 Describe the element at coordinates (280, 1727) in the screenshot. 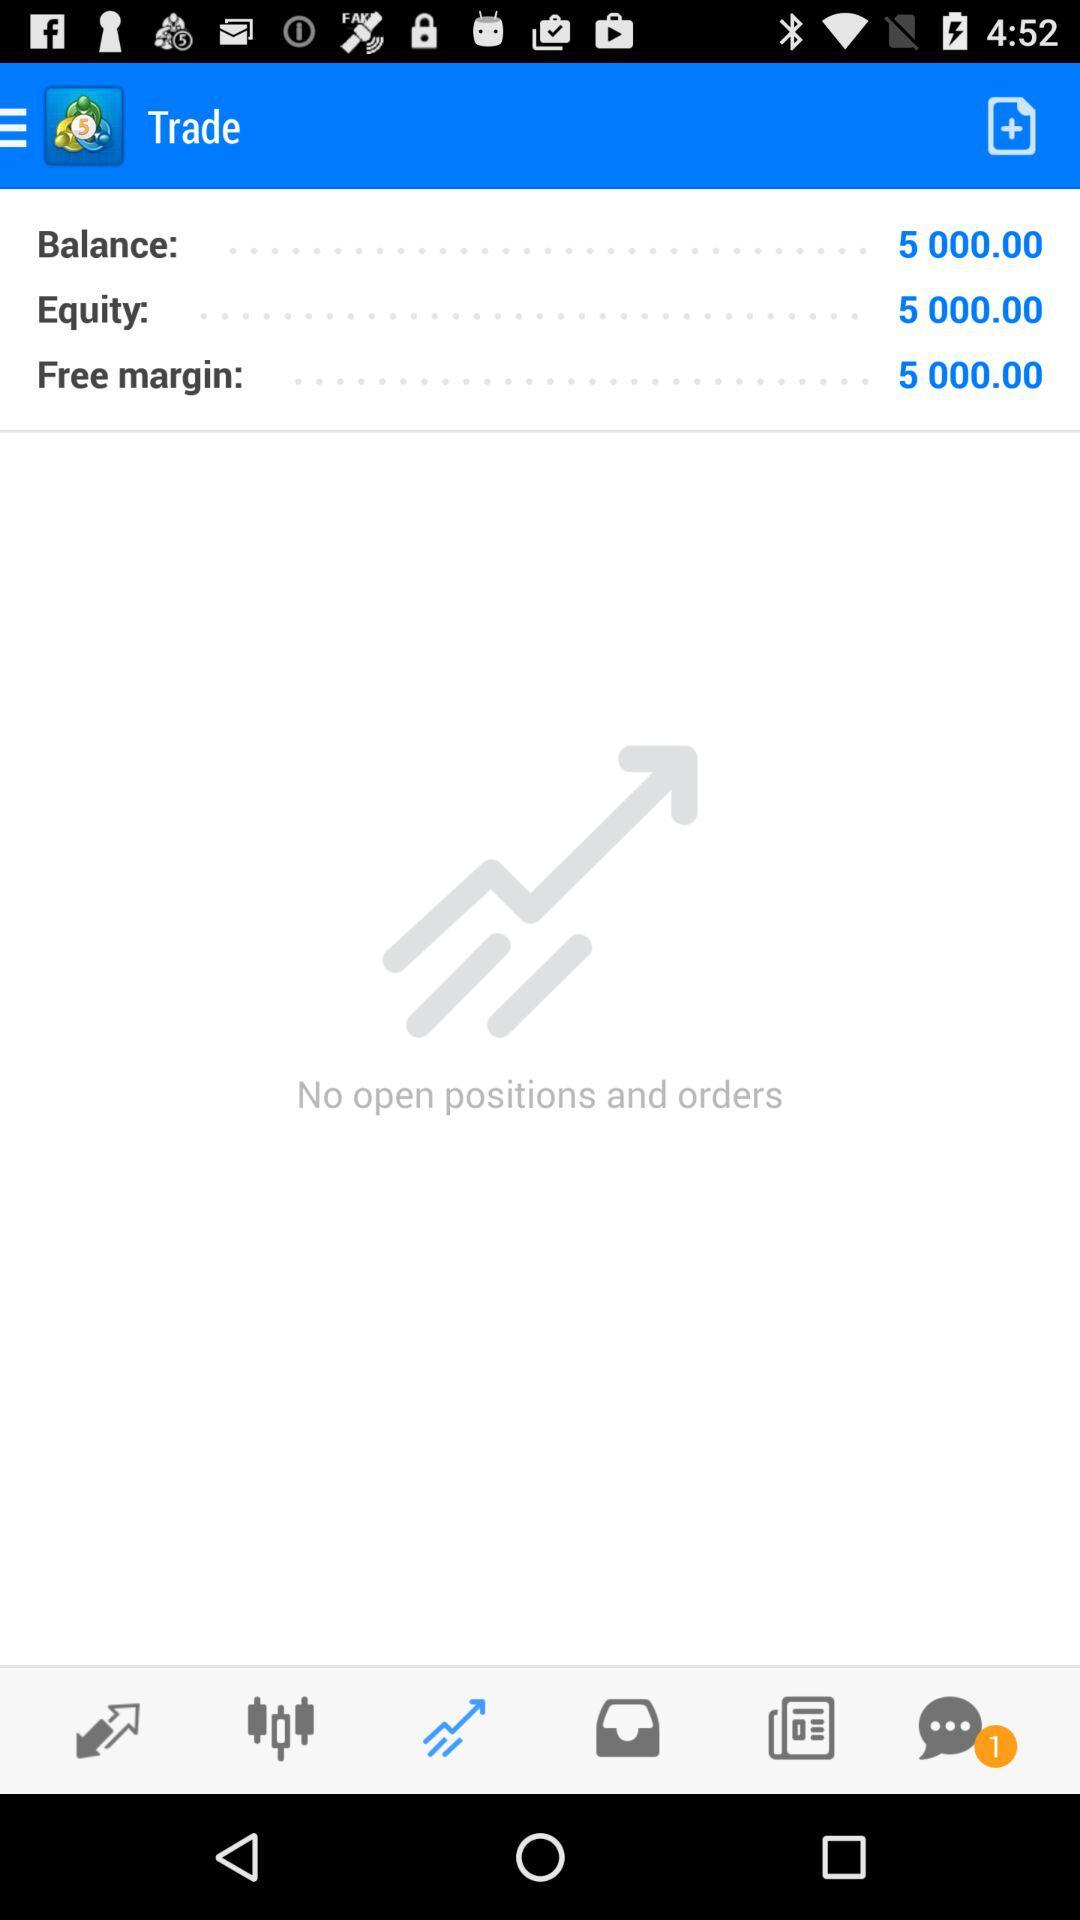

I see `settings` at that location.